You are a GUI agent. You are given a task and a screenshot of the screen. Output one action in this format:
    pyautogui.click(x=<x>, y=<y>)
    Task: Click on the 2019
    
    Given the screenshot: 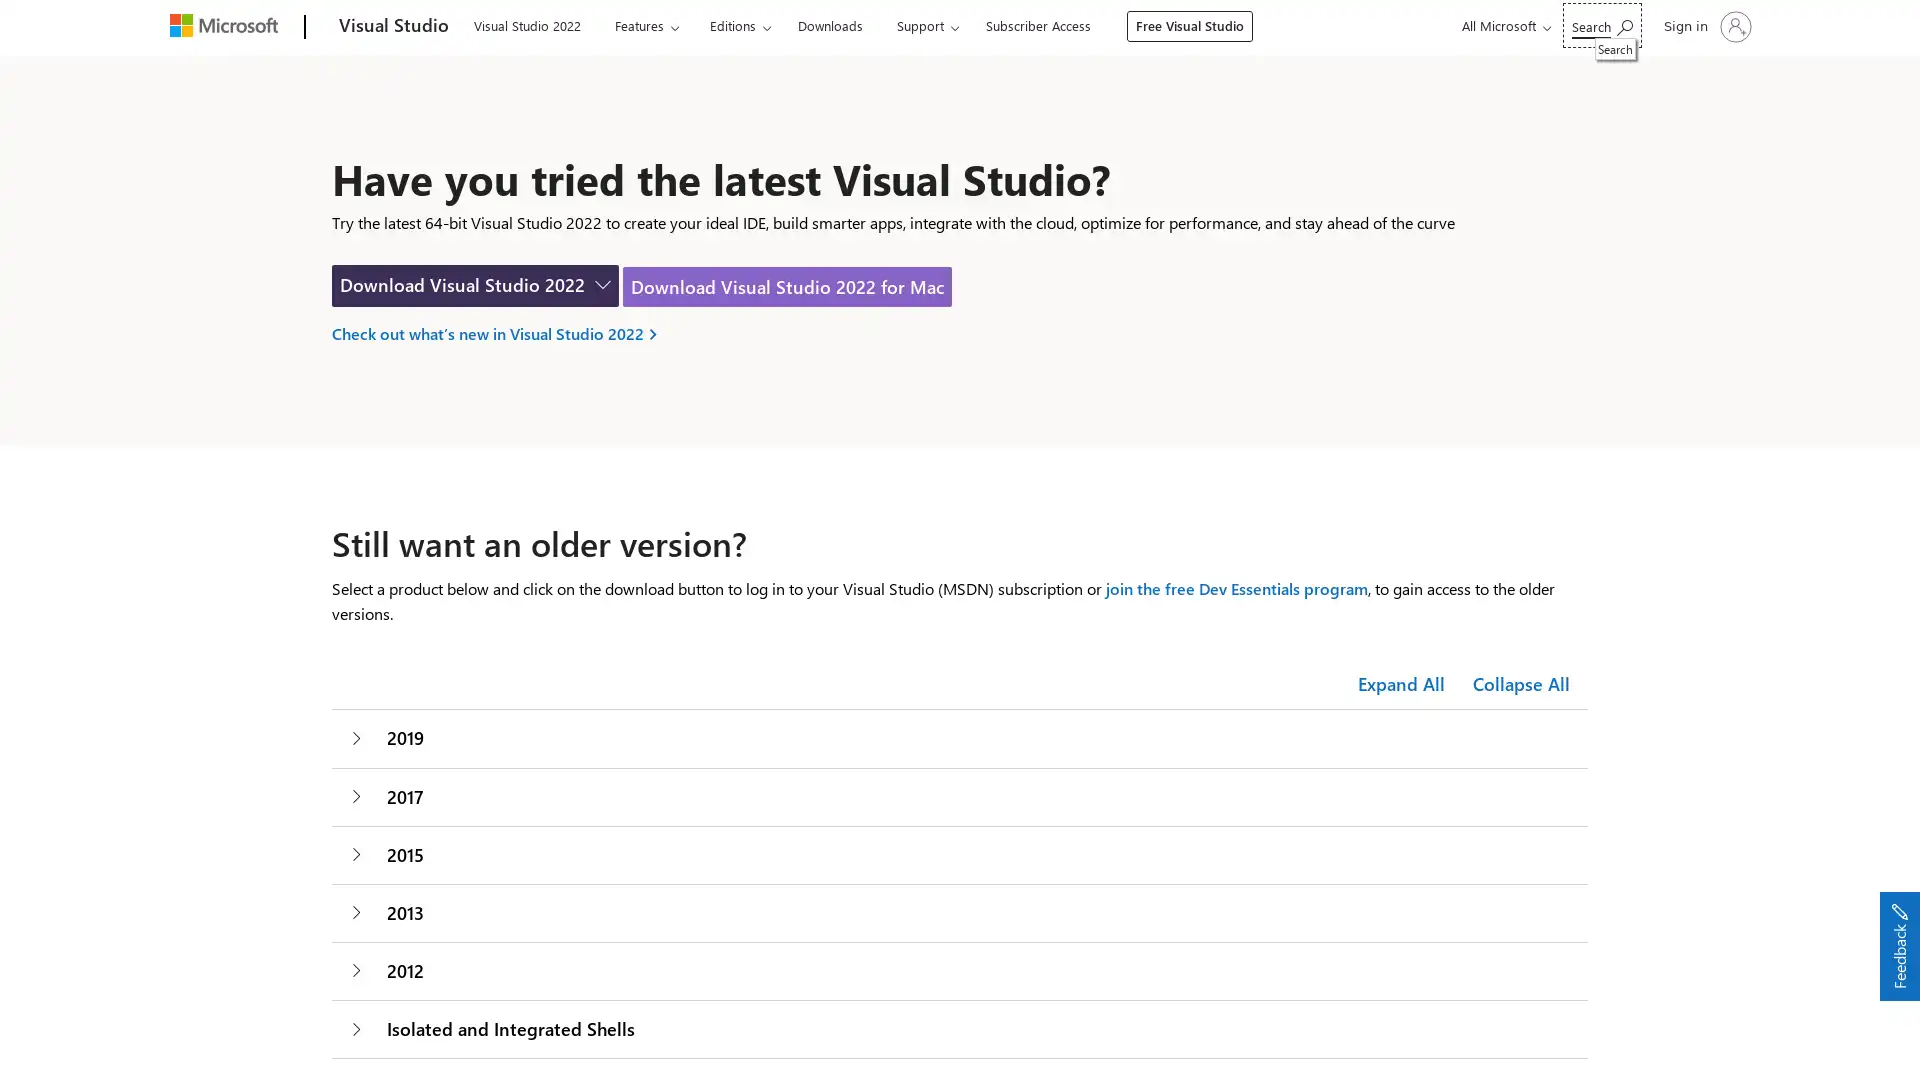 What is the action you would take?
    pyautogui.click(x=960, y=738)
    